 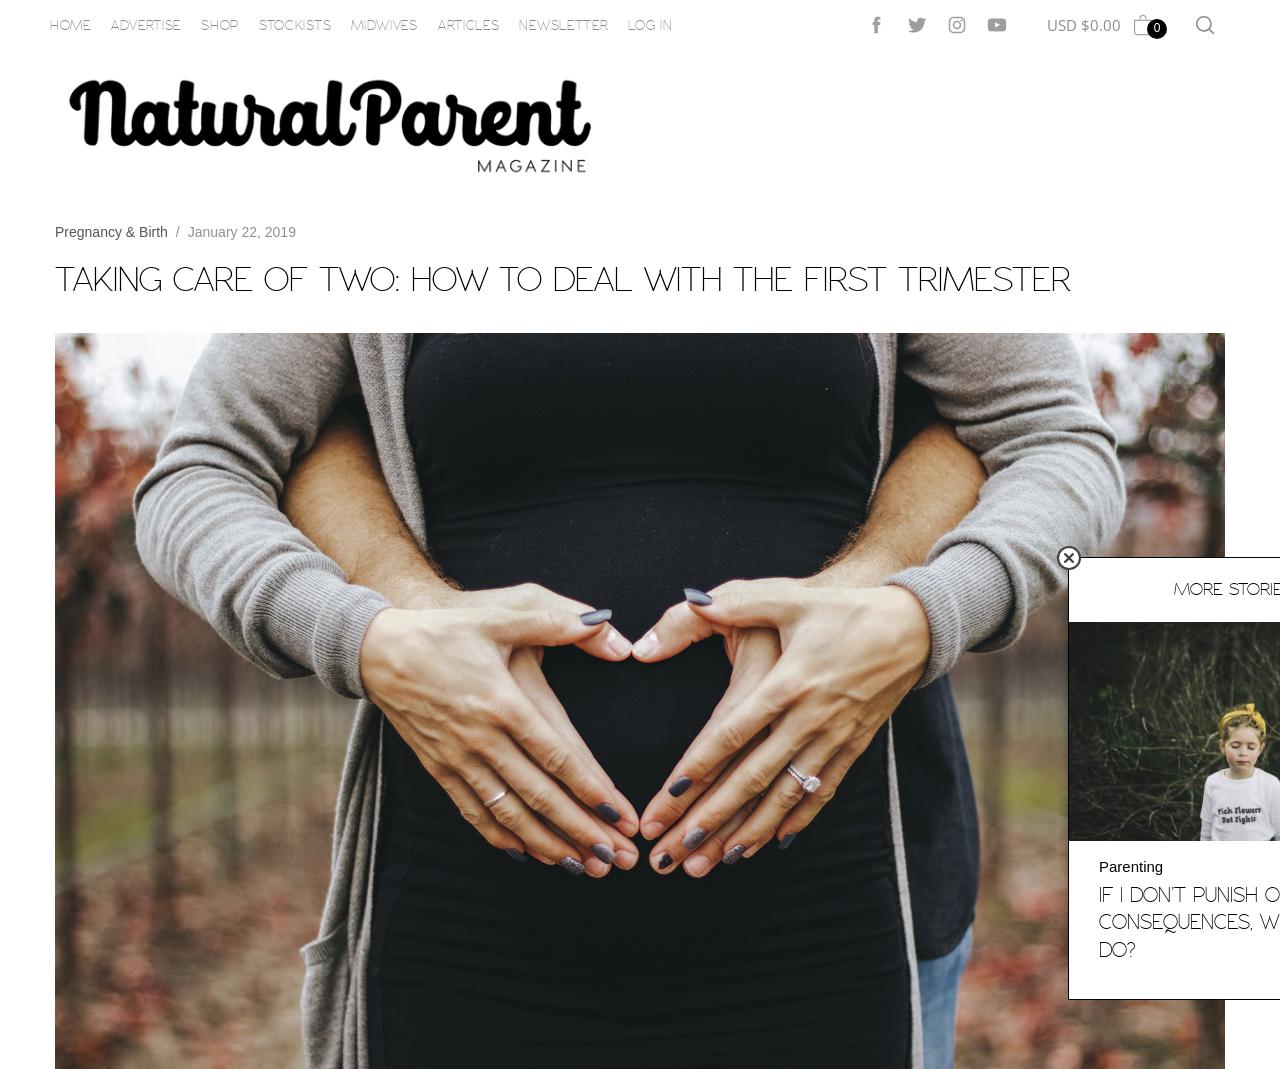 What do you see at coordinates (240, 230) in the screenshot?
I see `'January 22, 2019'` at bounding box center [240, 230].